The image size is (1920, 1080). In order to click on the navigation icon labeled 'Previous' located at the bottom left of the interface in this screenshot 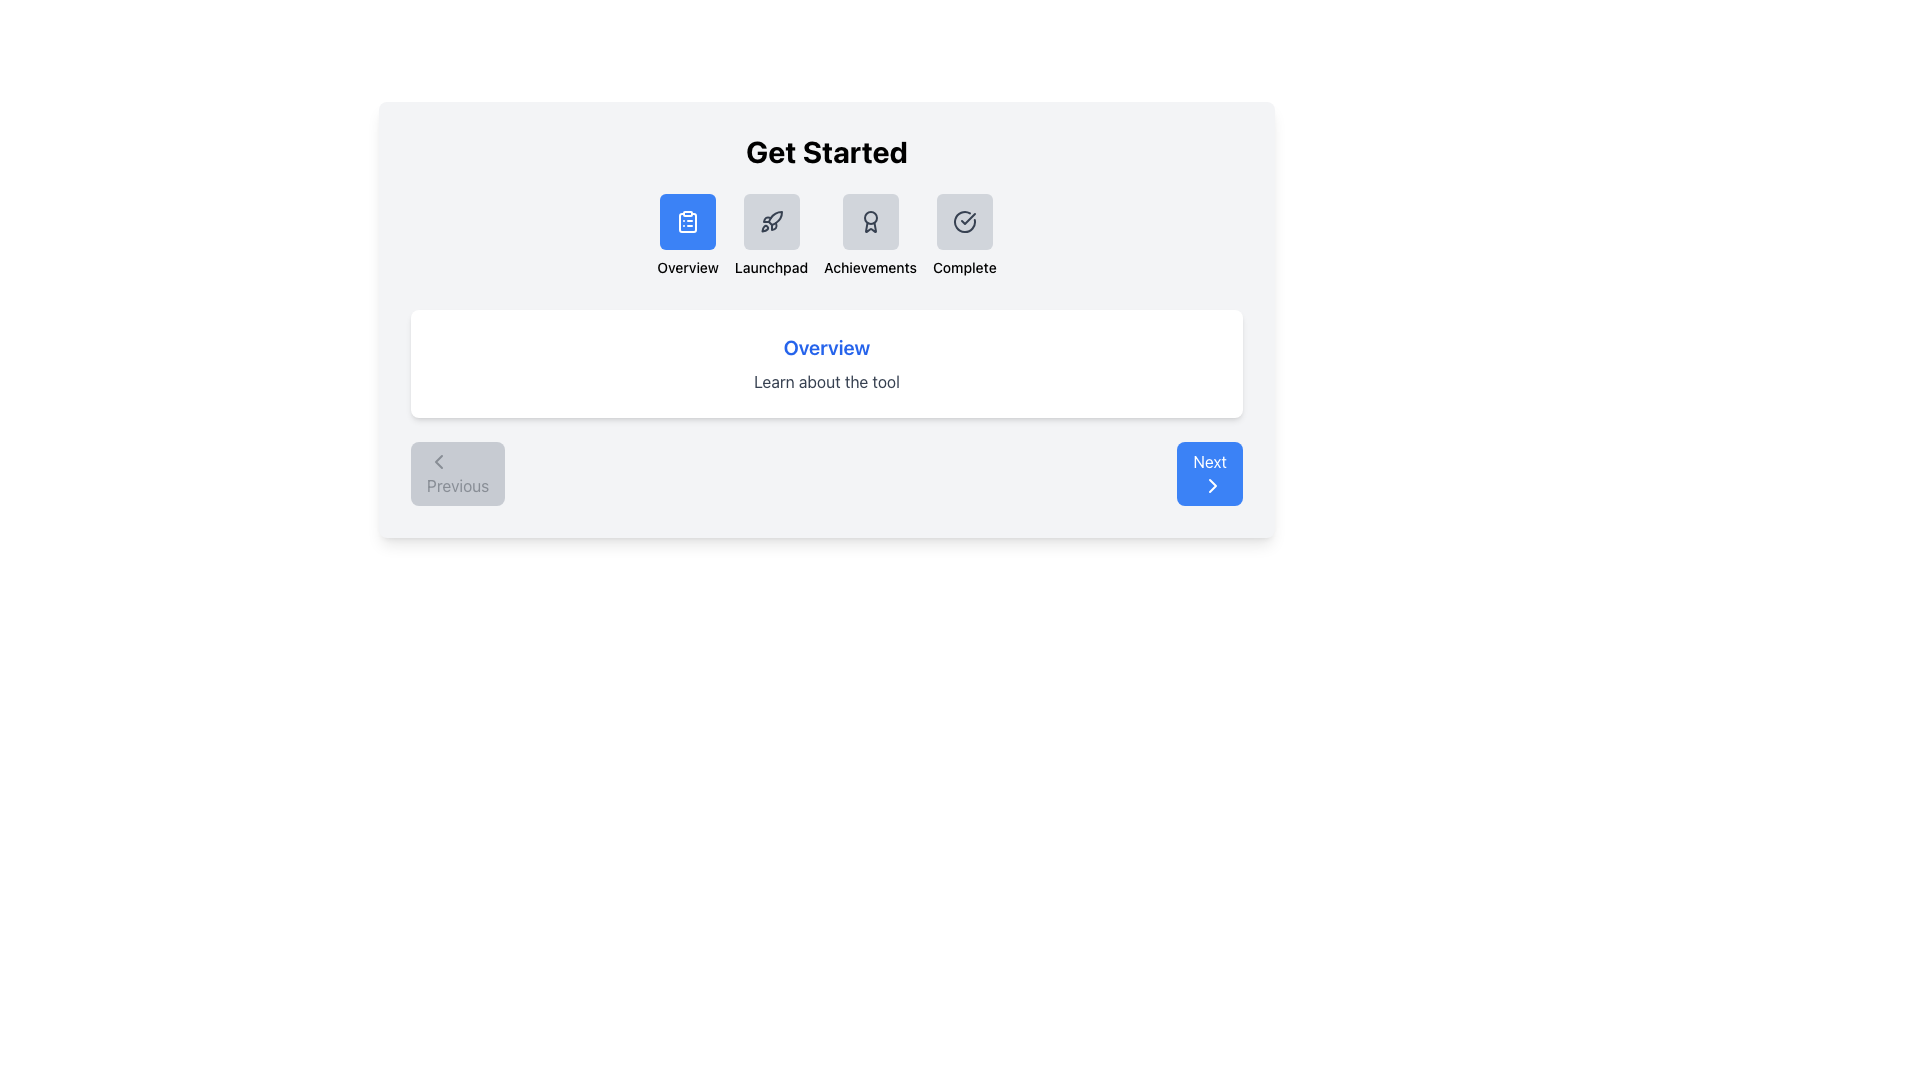, I will do `click(437, 462)`.